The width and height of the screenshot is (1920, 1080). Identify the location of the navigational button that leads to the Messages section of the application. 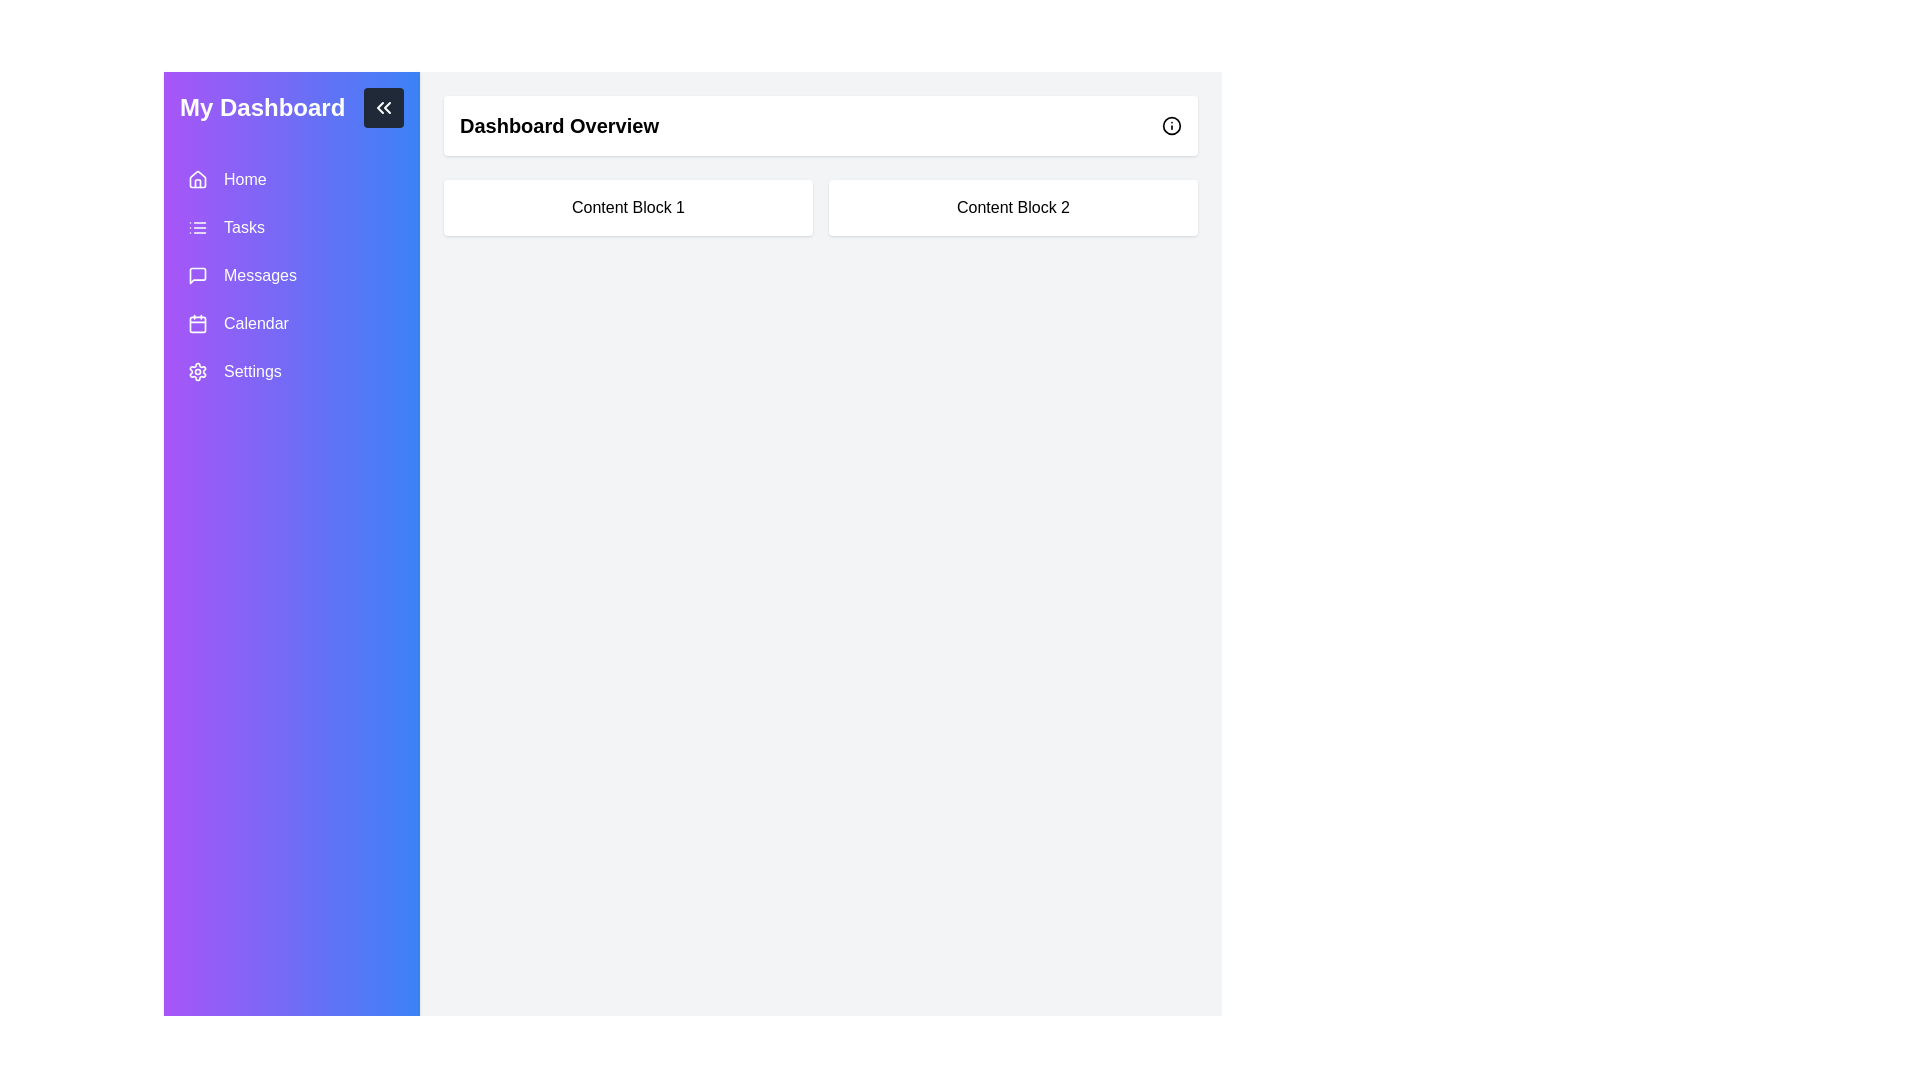
(291, 276).